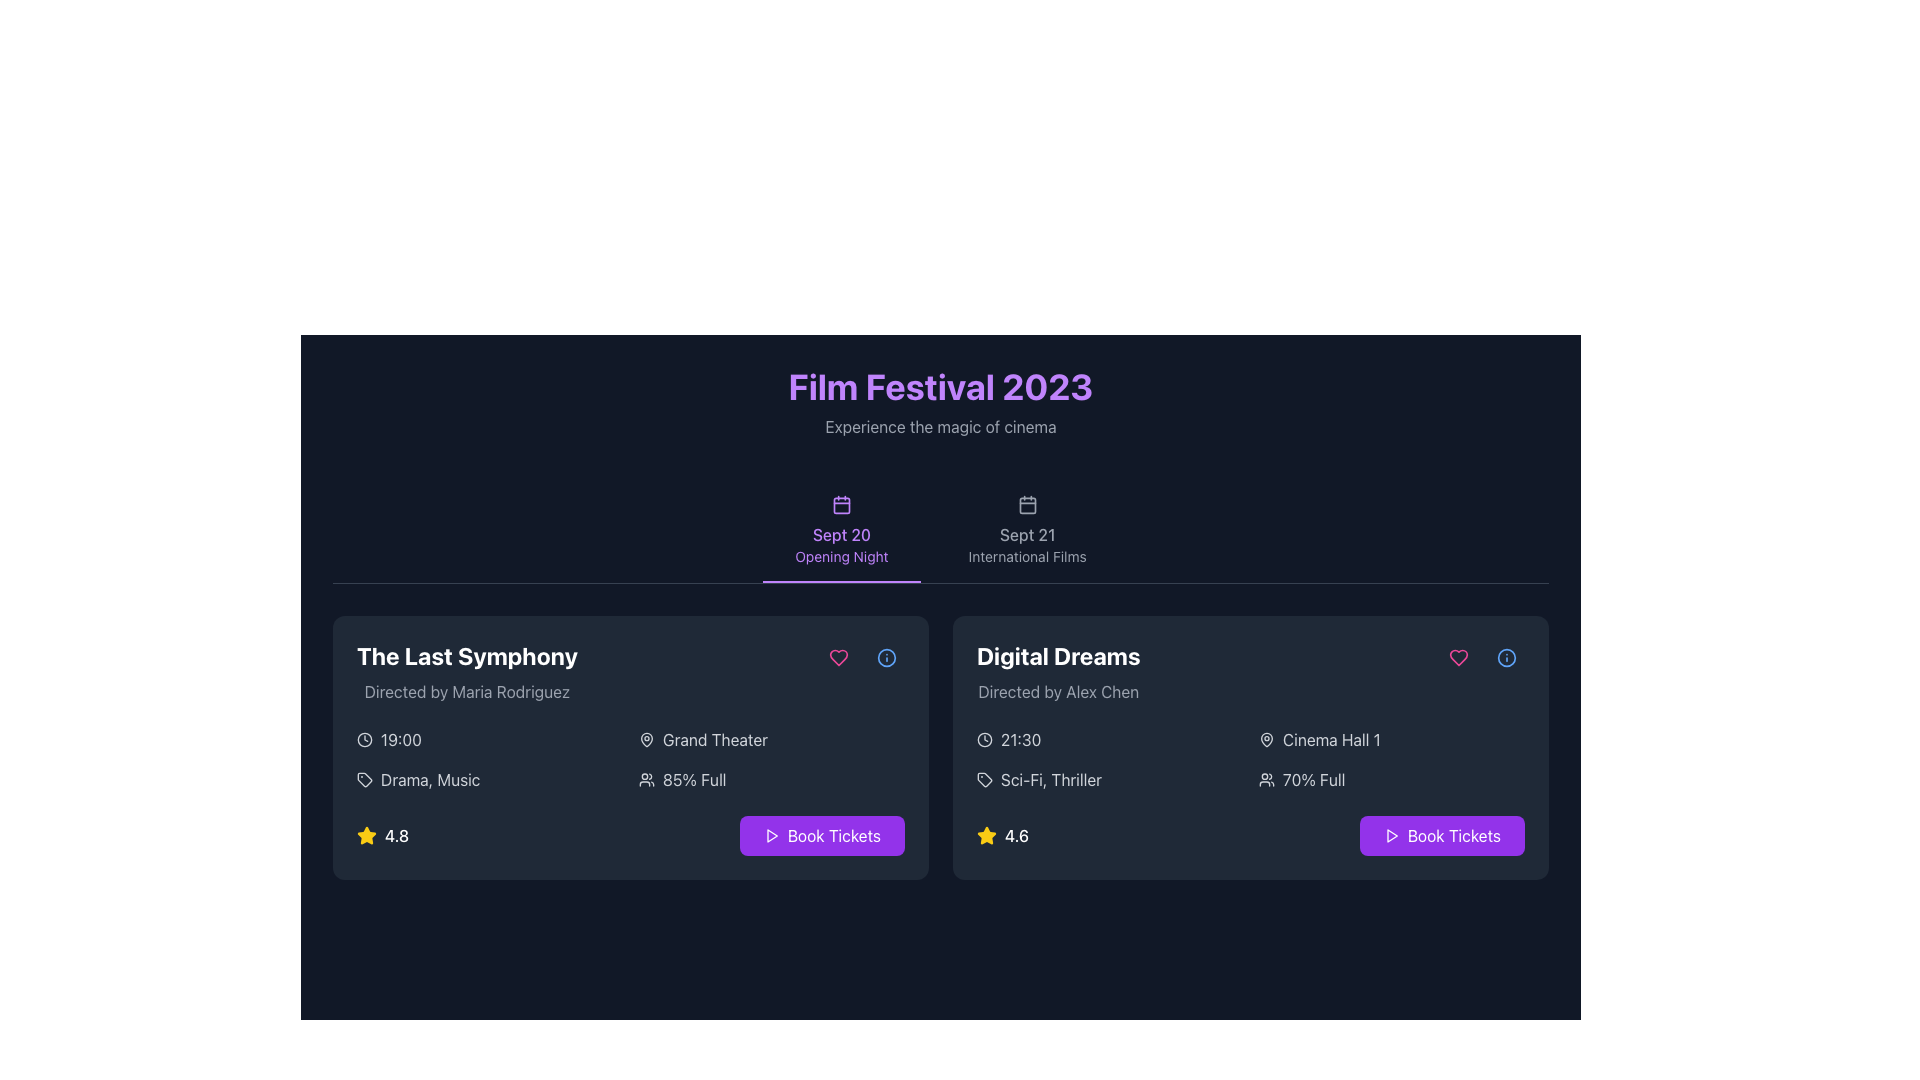 Image resolution: width=1920 pixels, height=1080 pixels. What do you see at coordinates (841, 534) in the screenshot?
I see `the text label displaying 'Sept 20', which is located in the interactive section labeled 'Opening Night' with a purple font` at bounding box center [841, 534].